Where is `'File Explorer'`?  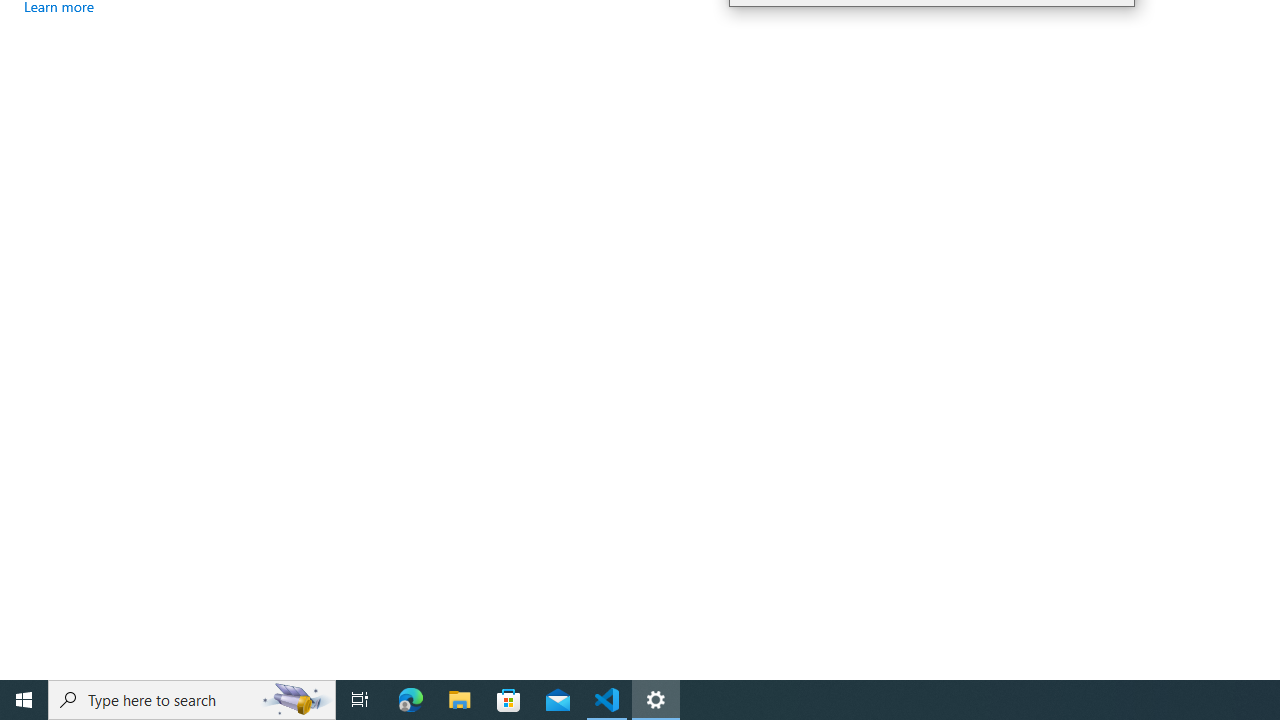 'File Explorer' is located at coordinates (459, 698).